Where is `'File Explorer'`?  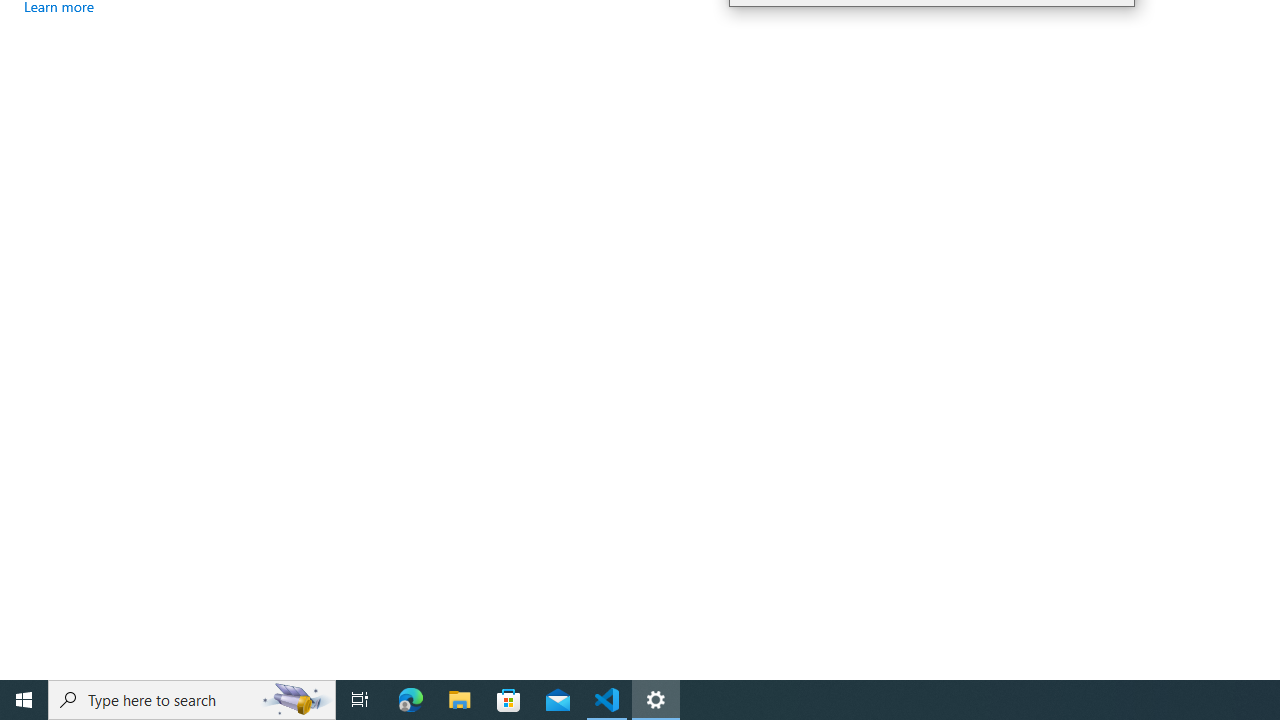 'File Explorer' is located at coordinates (459, 698).